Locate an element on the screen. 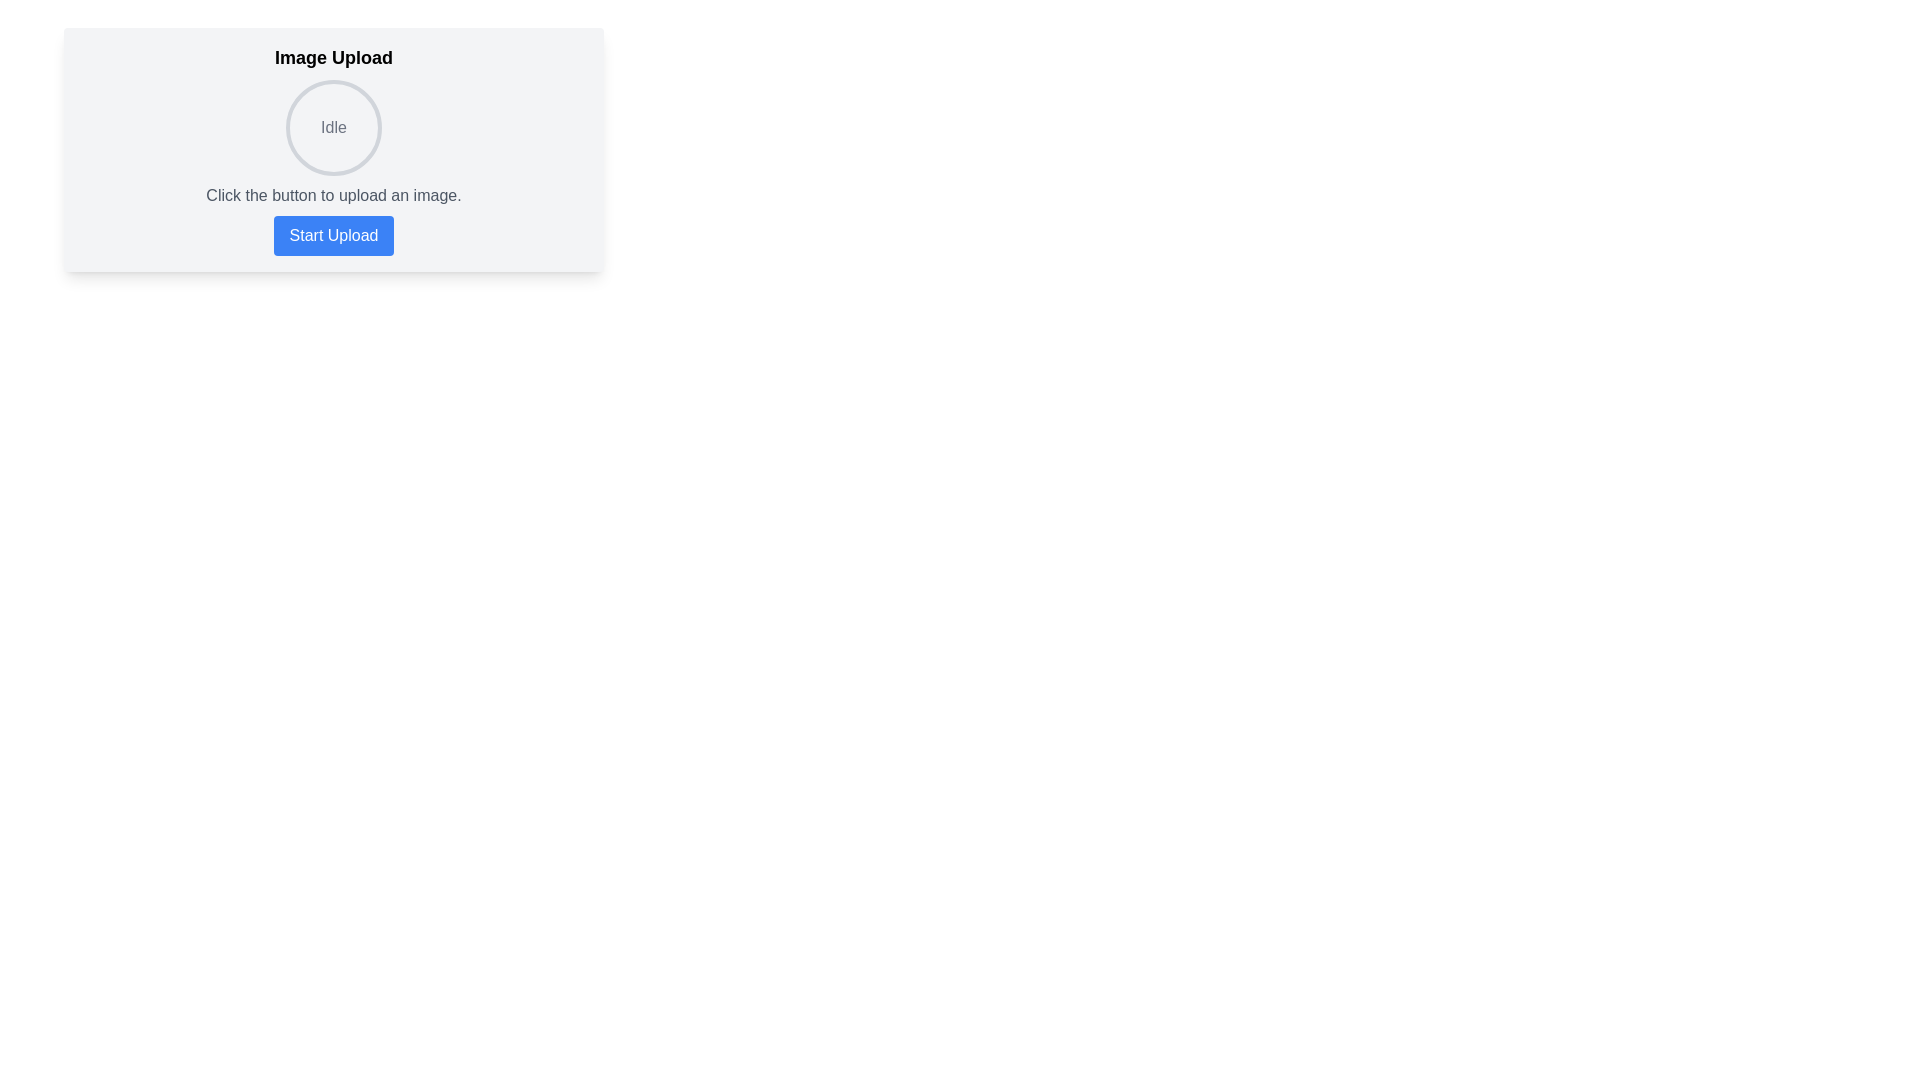 Image resolution: width=1920 pixels, height=1080 pixels. the 'Start Upload' button is located at coordinates (334, 234).